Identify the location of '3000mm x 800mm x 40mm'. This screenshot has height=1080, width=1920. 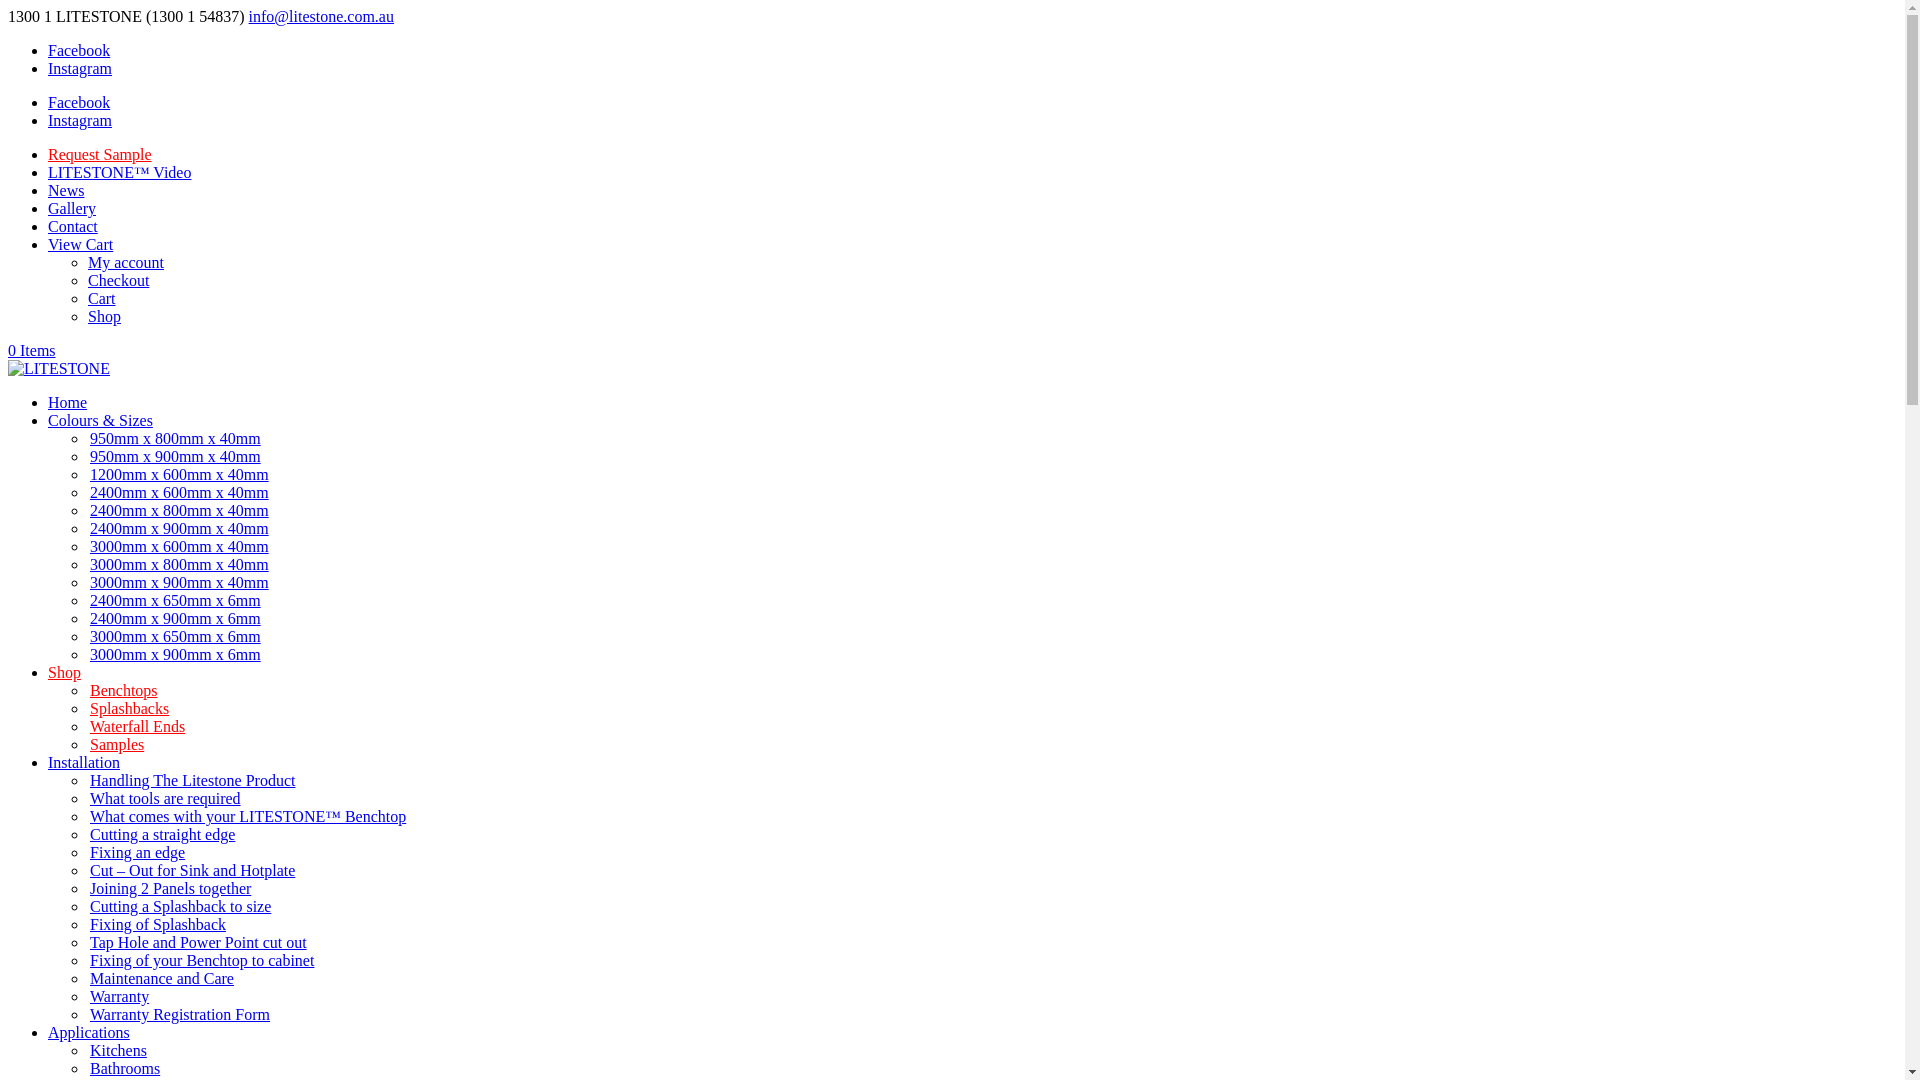
(179, 564).